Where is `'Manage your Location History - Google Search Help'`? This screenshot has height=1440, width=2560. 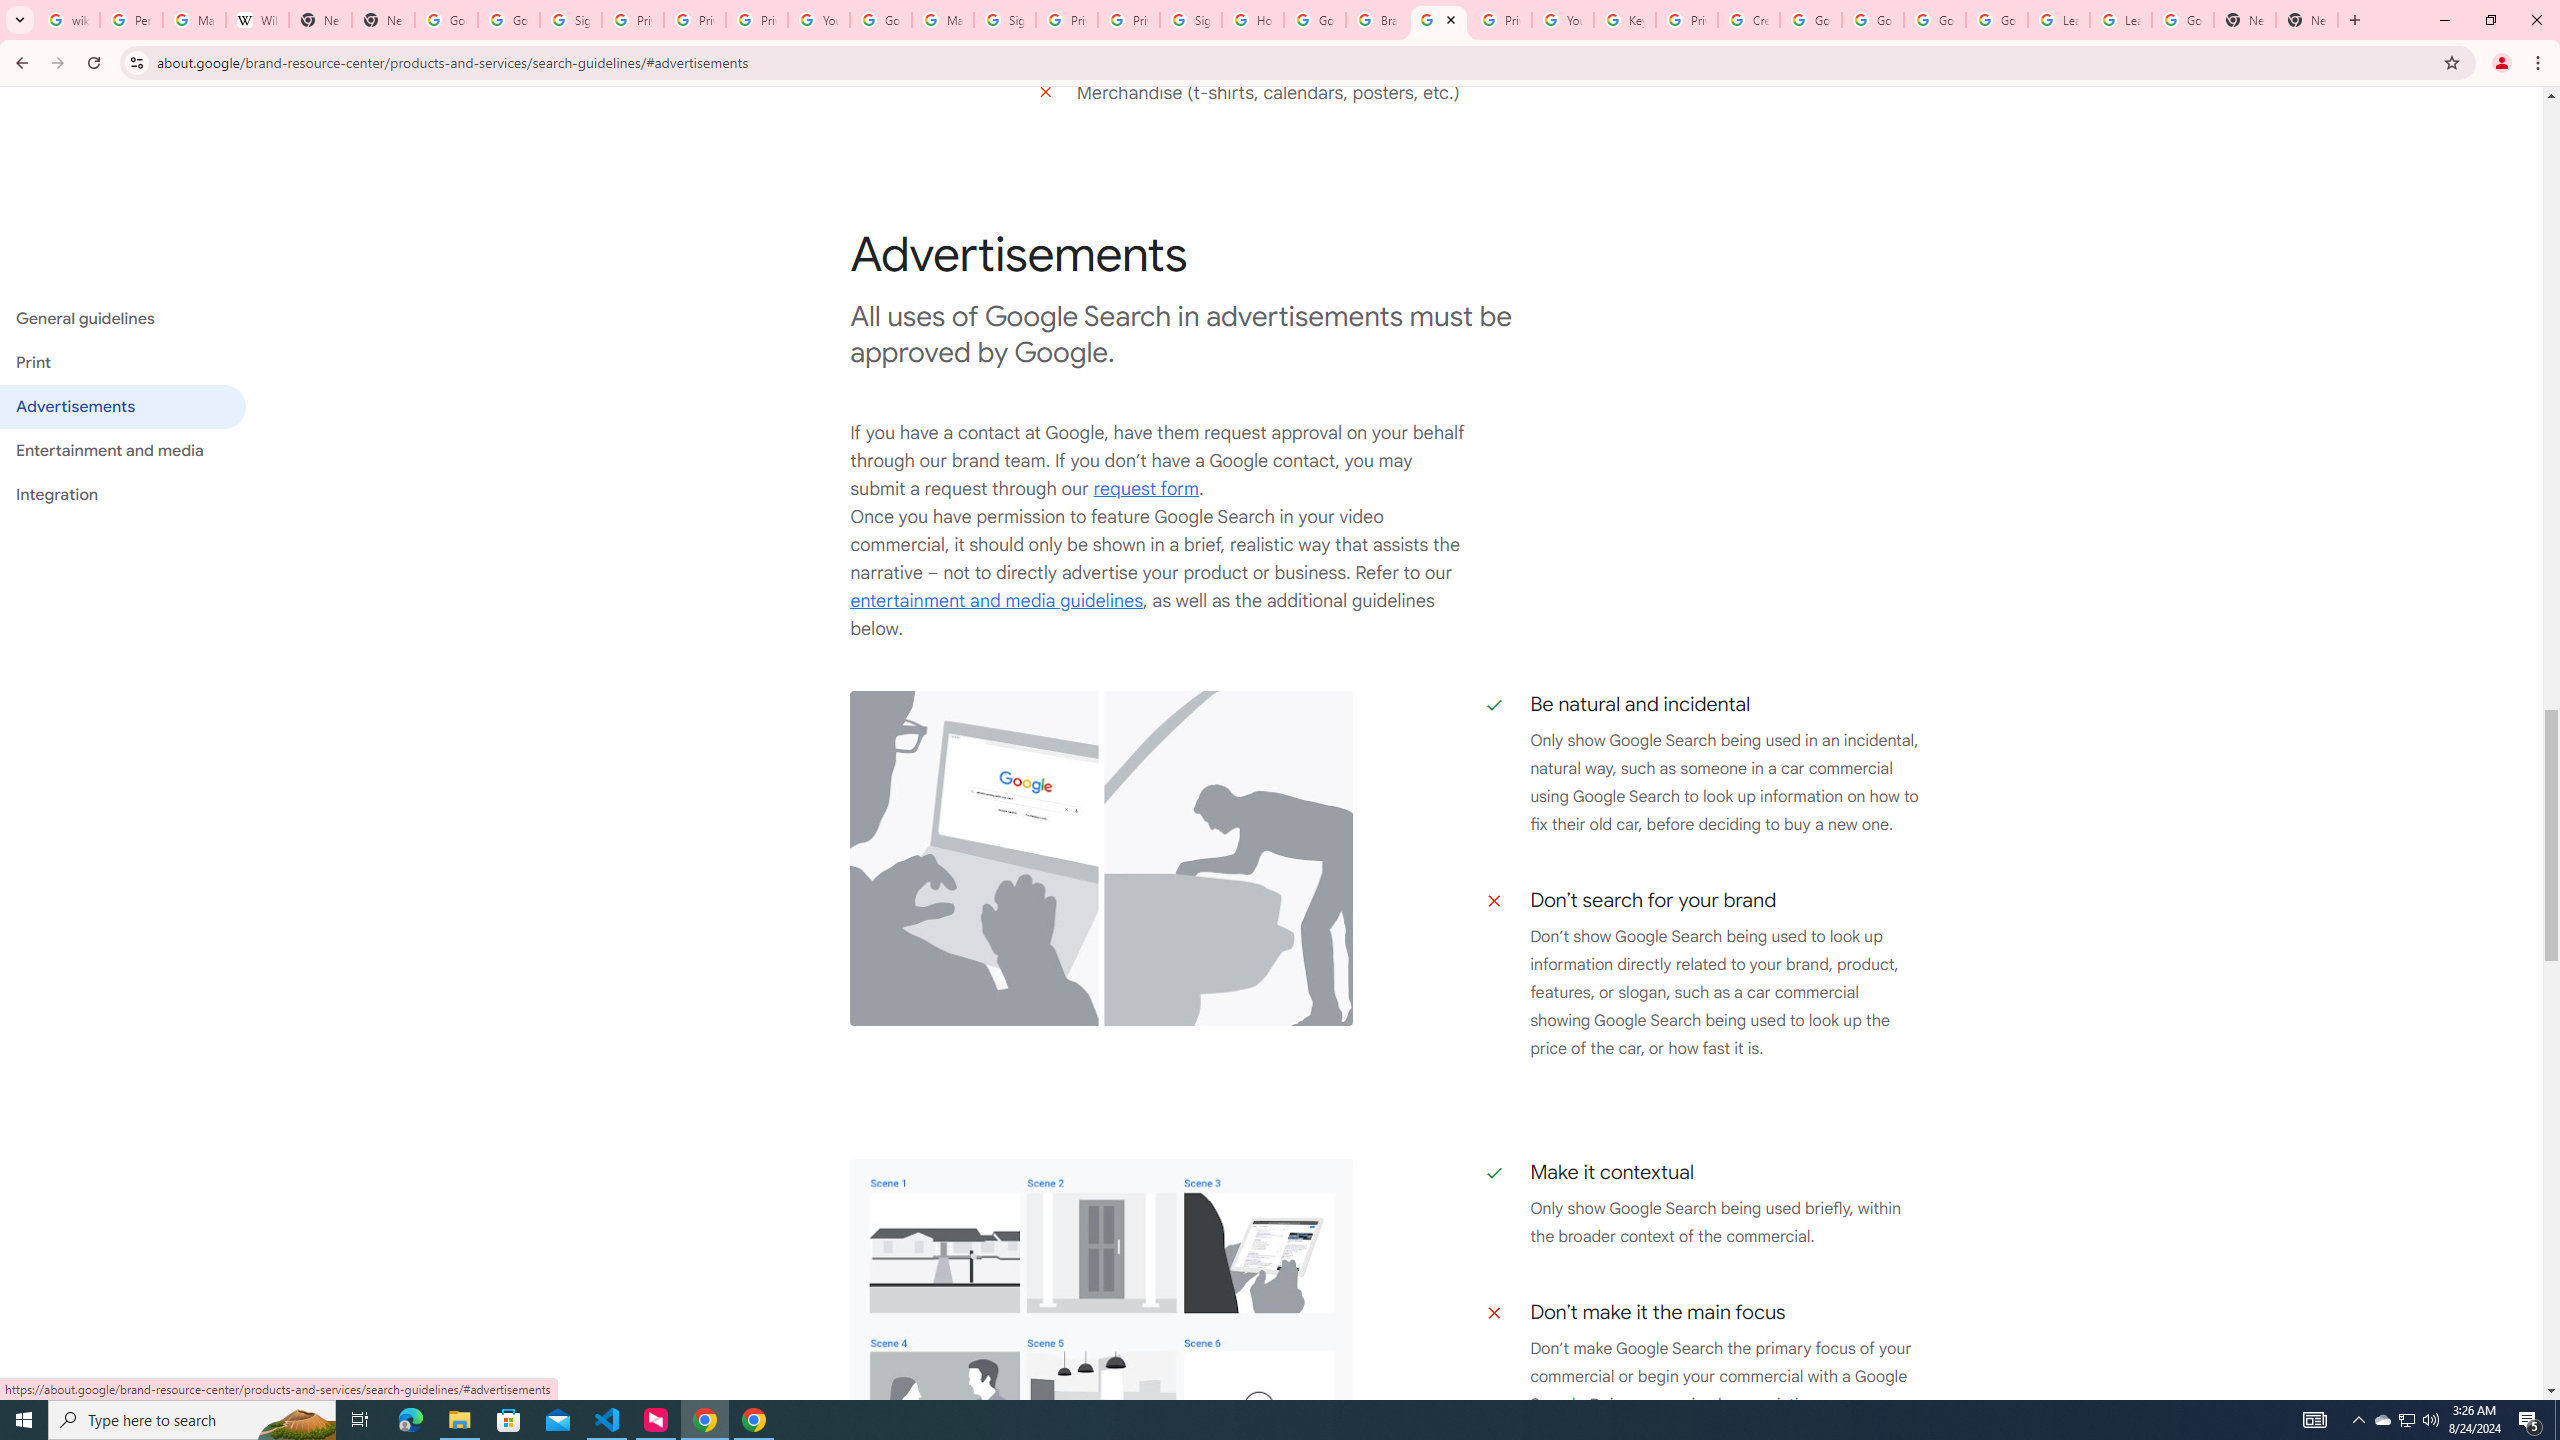 'Manage your Location History - Google Search Help' is located at coordinates (193, 19).